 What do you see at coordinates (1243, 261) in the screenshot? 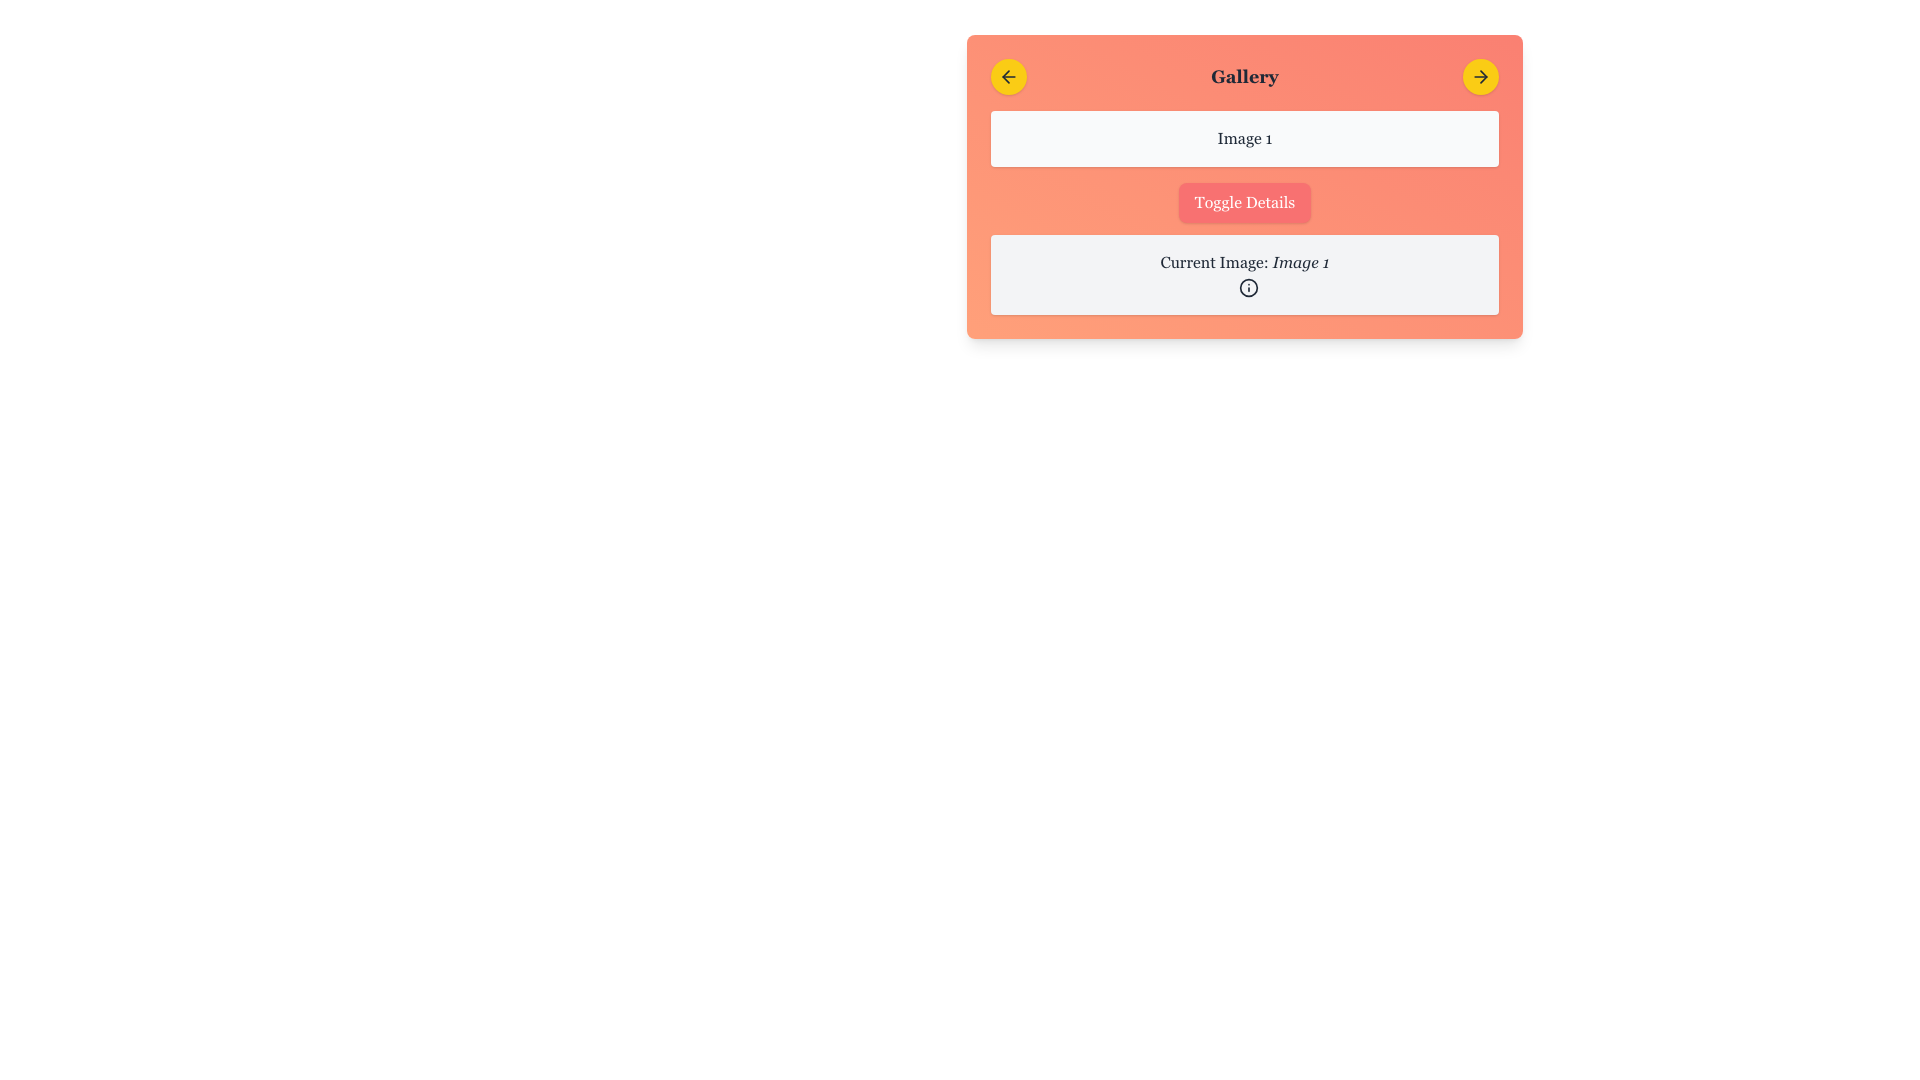
I see `the static text label that displays 'Current Image: Image 1', located in the lower section of the 'Gallery' panel, above a small circular icon` at bounding box center [1243, 261].